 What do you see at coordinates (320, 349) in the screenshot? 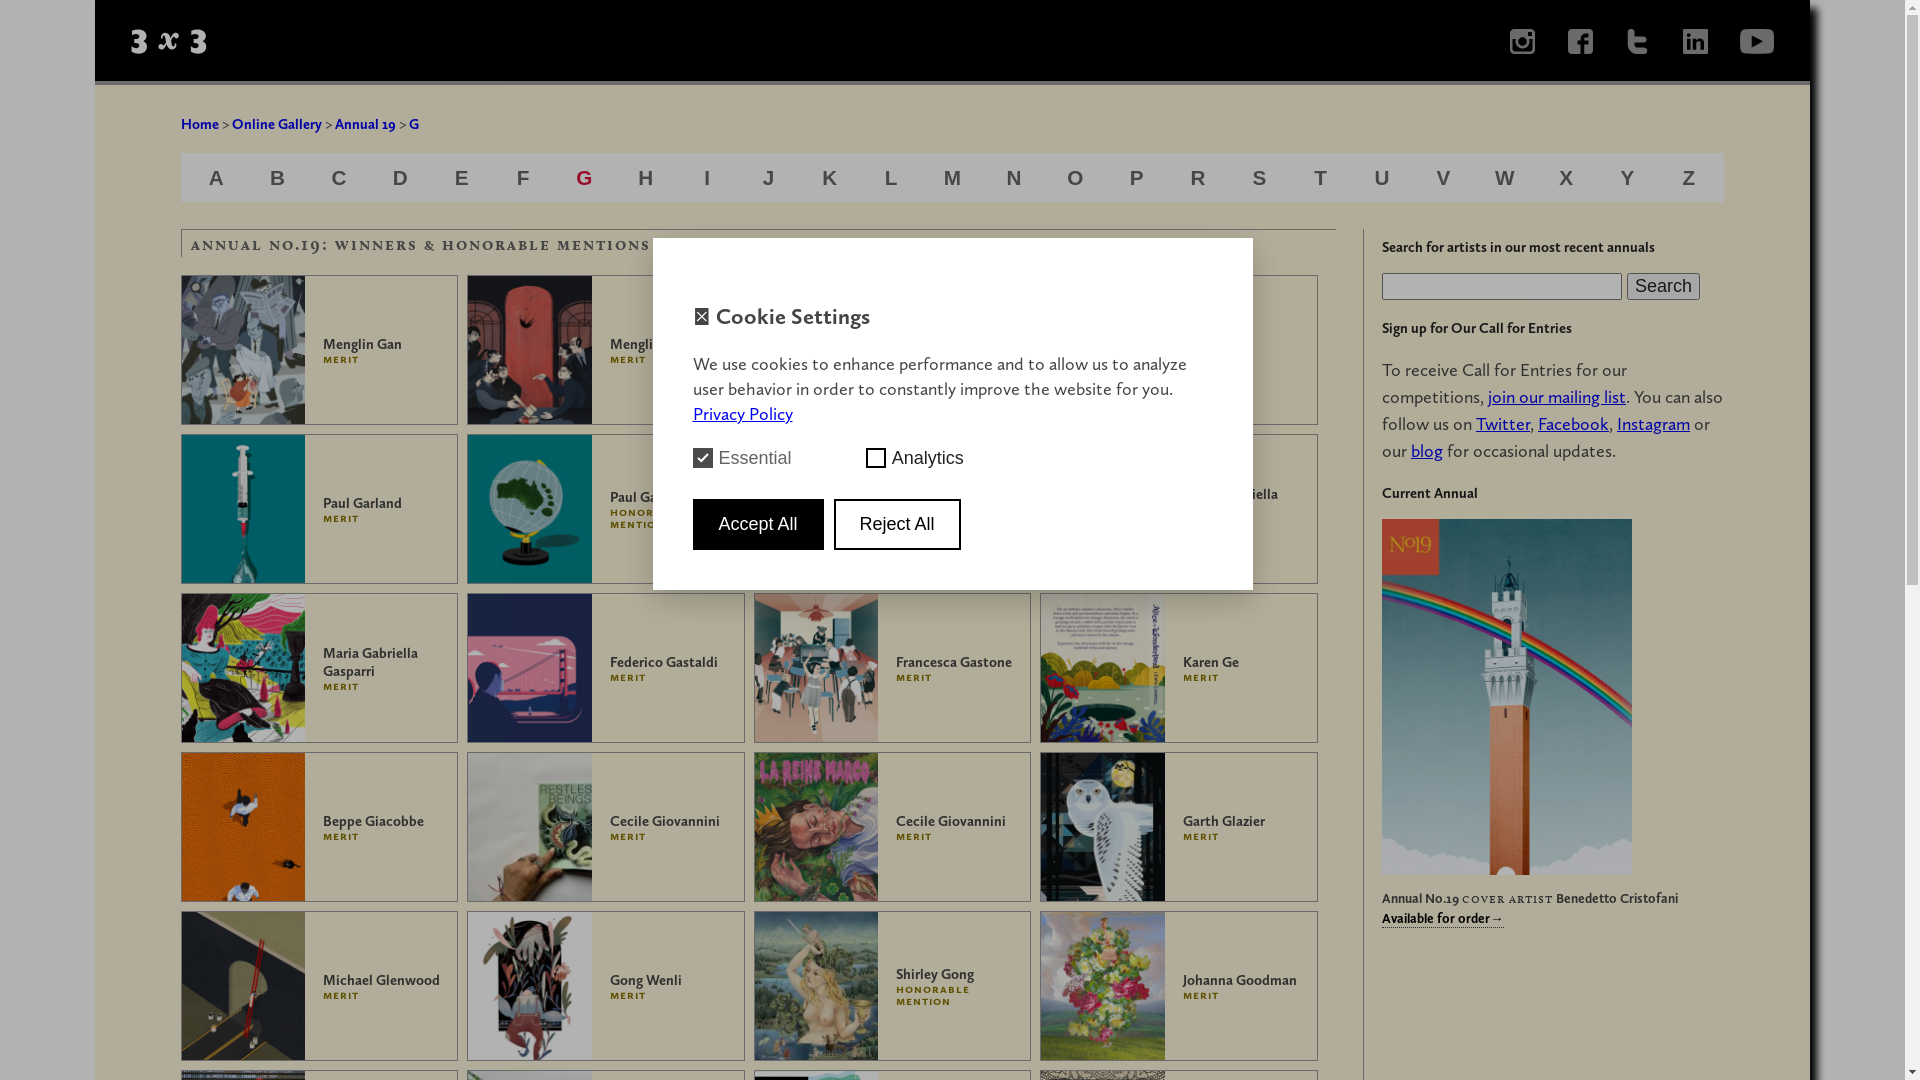
I see `'Menglin Gan` at bounding box center [320, 349].